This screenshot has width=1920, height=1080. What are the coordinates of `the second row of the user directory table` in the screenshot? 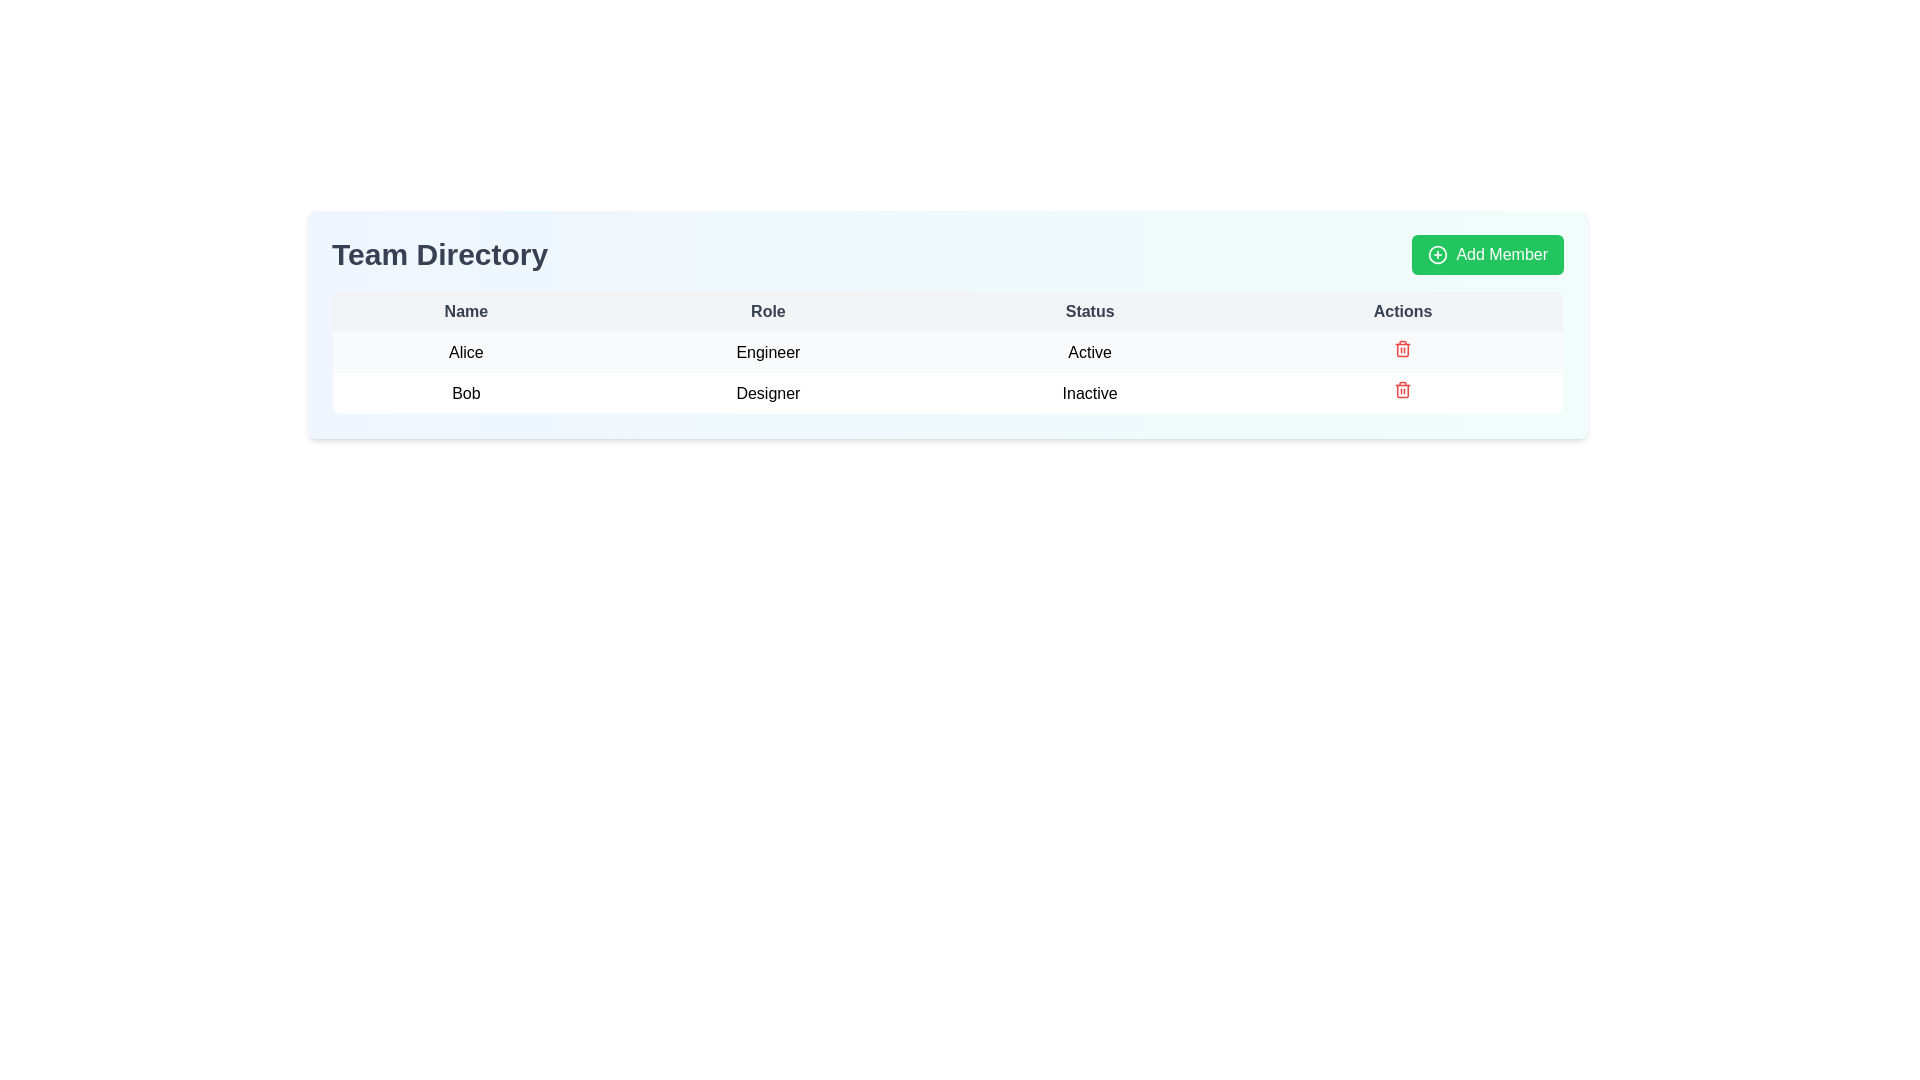 It's located at (947, 393).